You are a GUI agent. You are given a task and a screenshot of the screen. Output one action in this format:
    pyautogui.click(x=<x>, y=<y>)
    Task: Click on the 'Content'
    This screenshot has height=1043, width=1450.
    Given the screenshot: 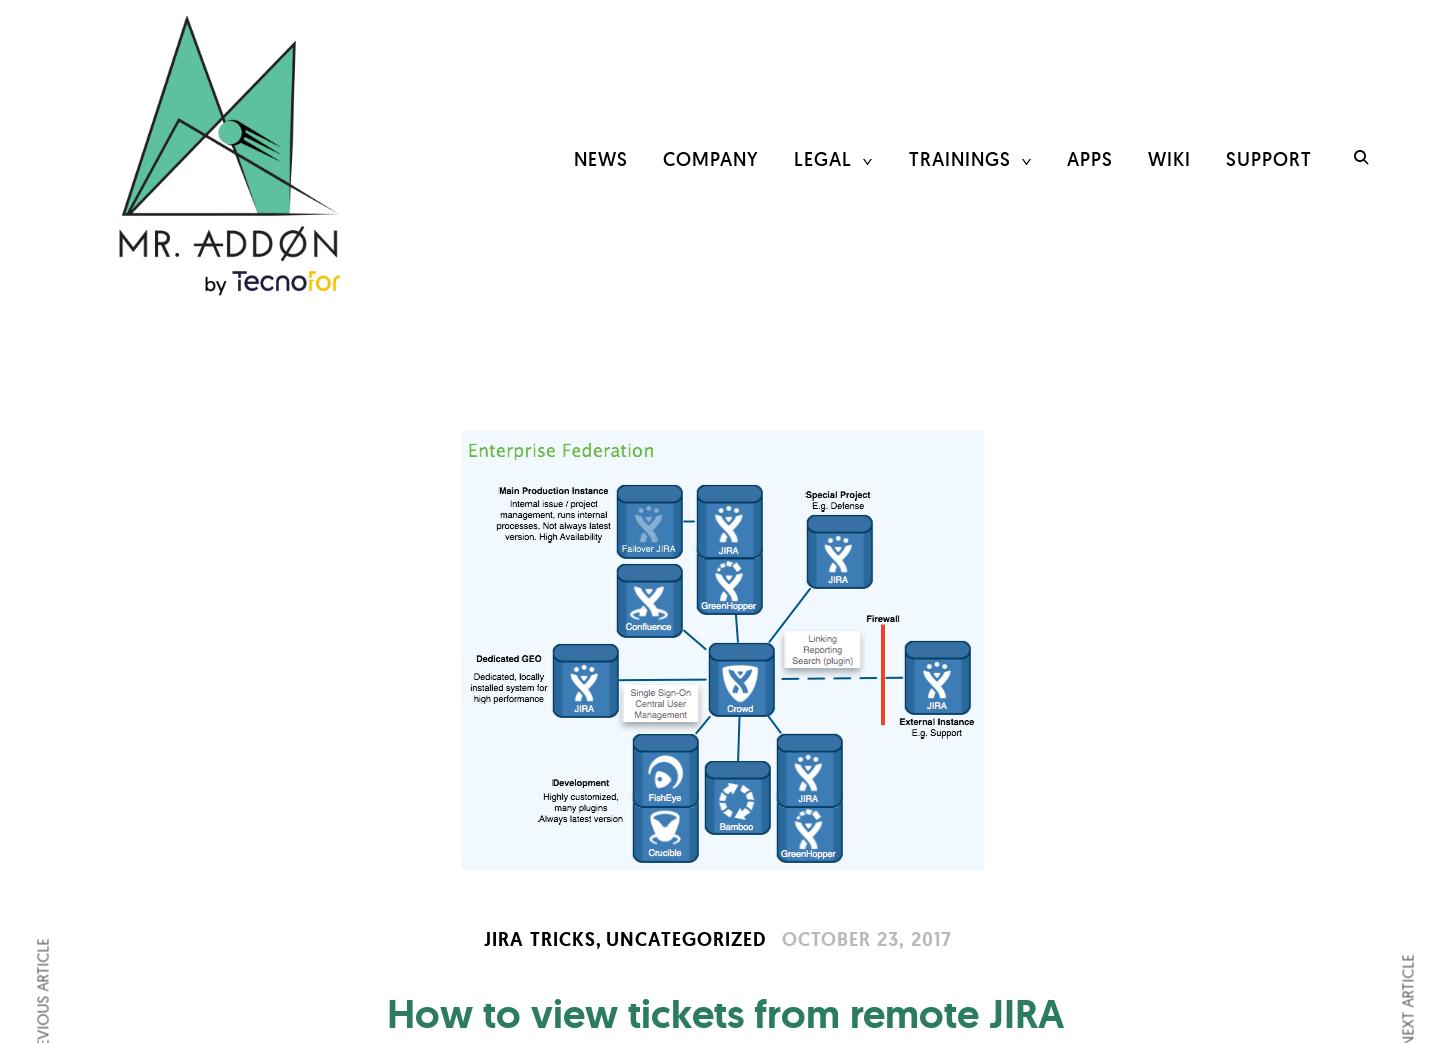 What is the action you would take?
    pyautogui.click(x=951, y=265)
    